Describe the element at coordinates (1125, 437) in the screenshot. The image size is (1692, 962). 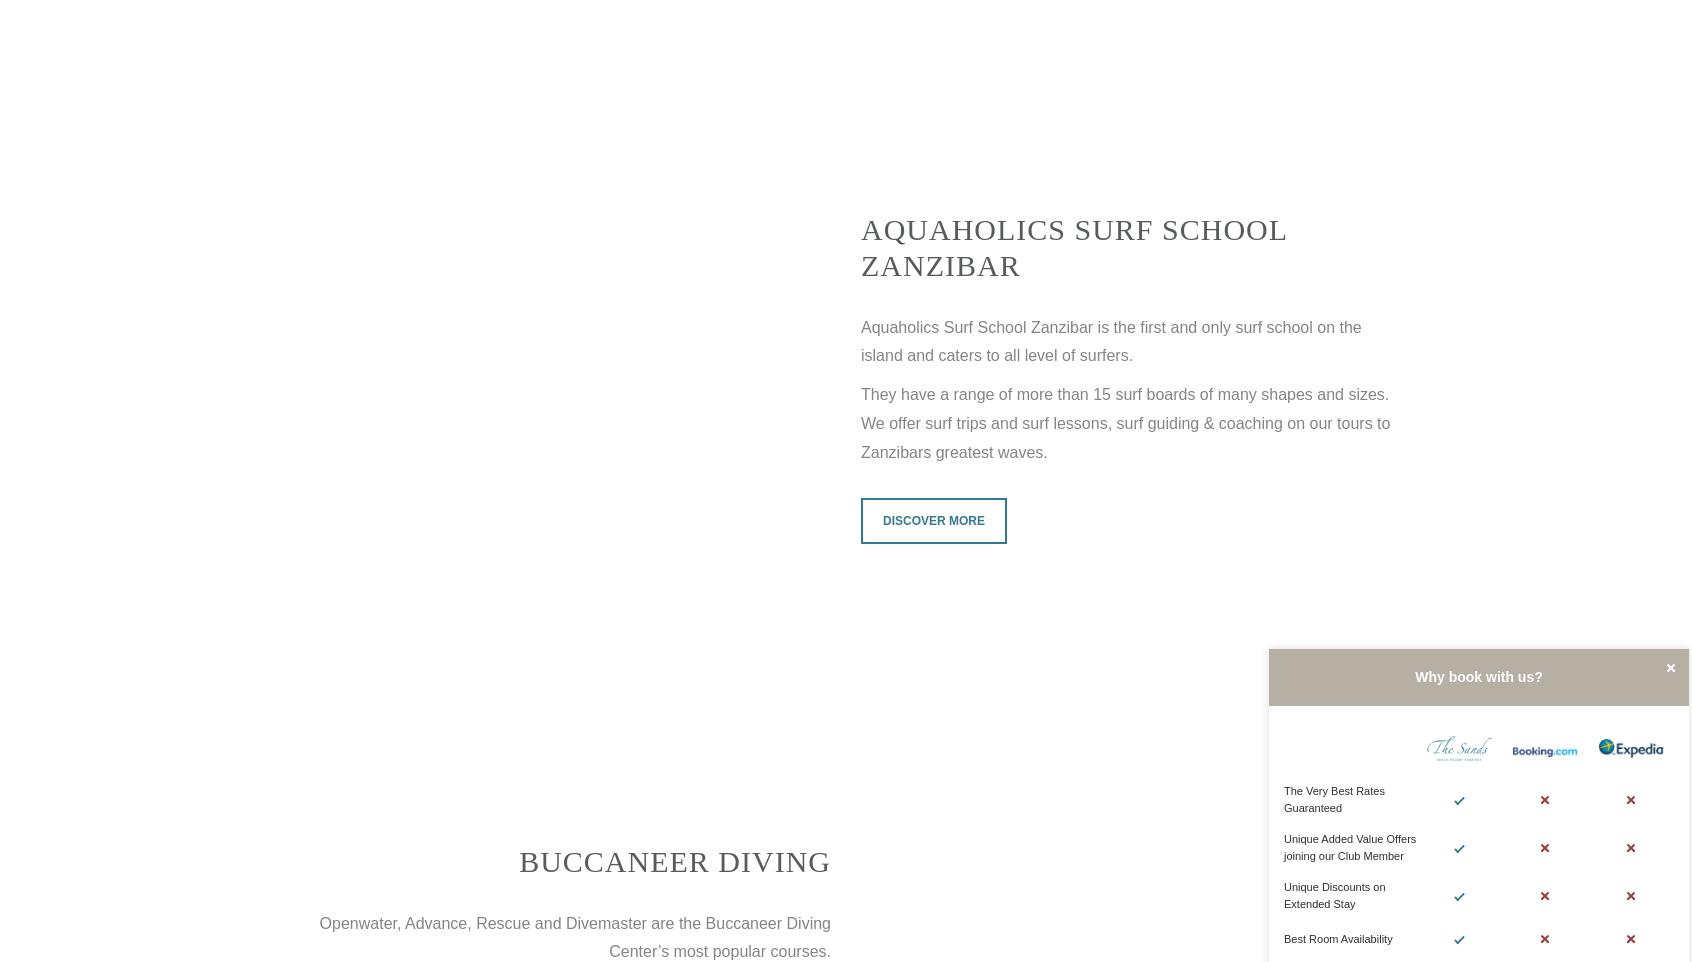
I see `'We offer surf trips and surf lessons, surf guiding & coaching on our tours to Zanzibars greatest waves.'` at that location.